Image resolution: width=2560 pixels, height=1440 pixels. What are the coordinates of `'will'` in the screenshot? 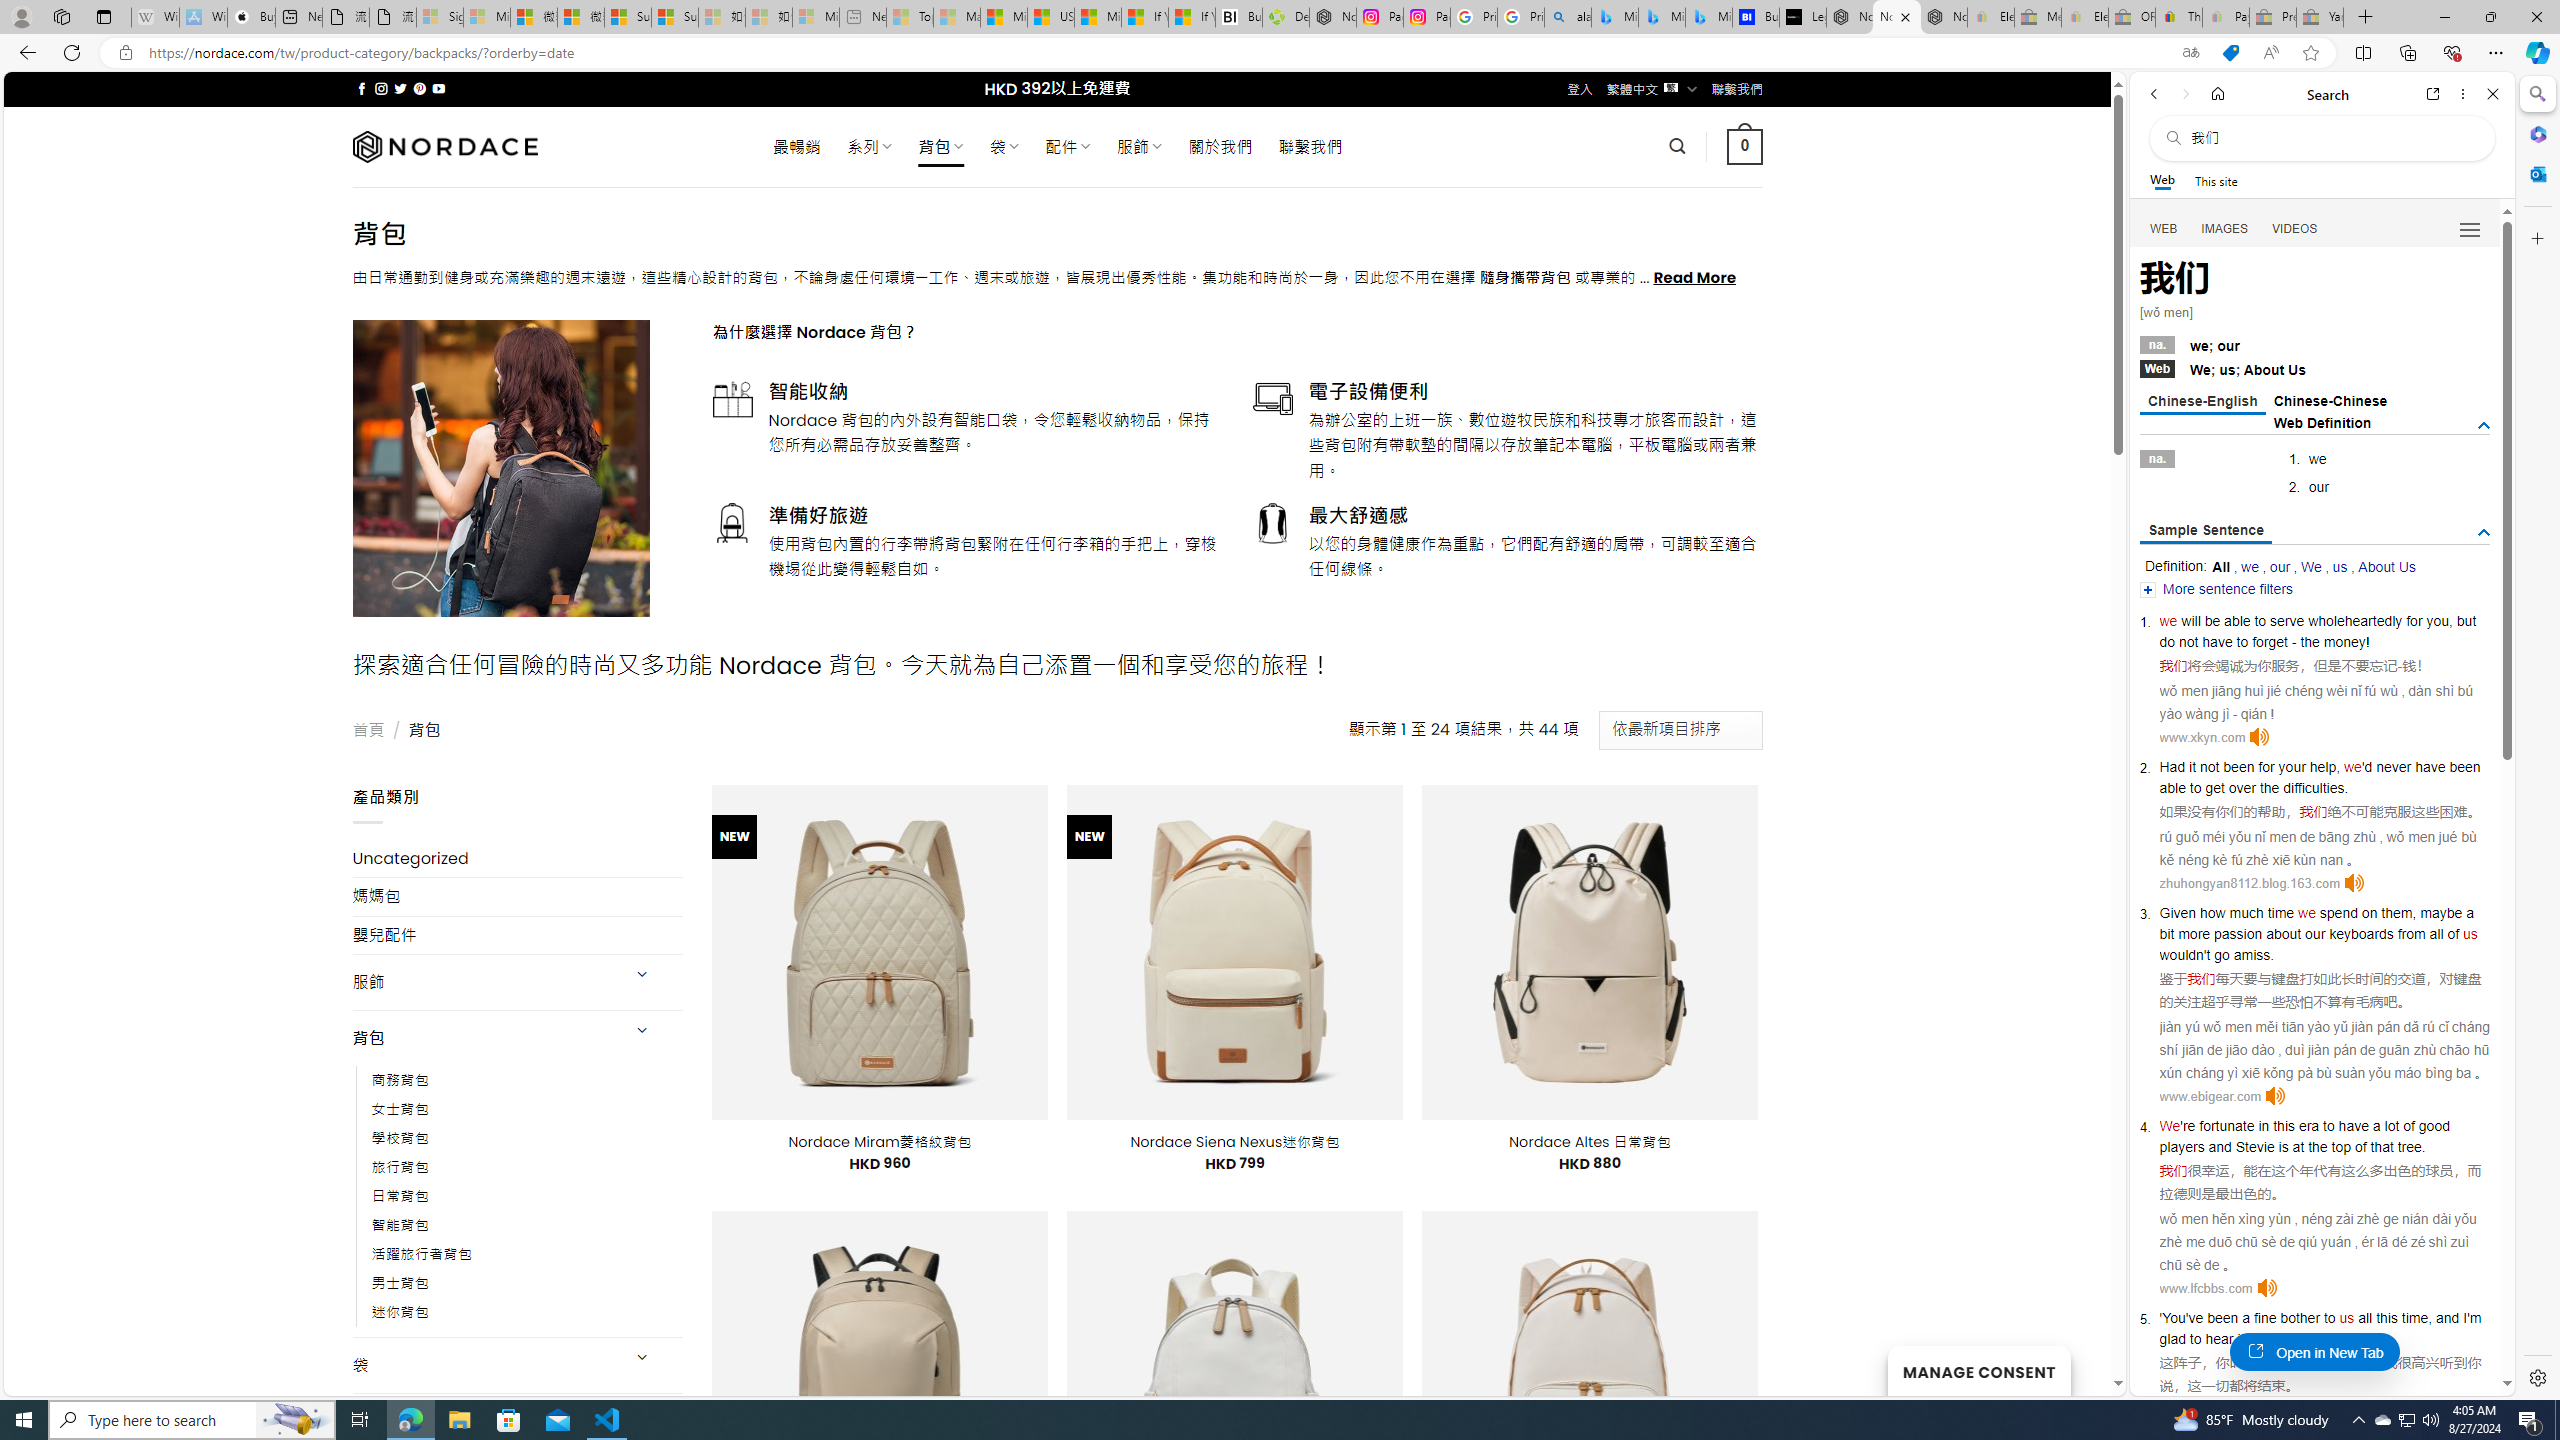 It's located at (2190, 620).